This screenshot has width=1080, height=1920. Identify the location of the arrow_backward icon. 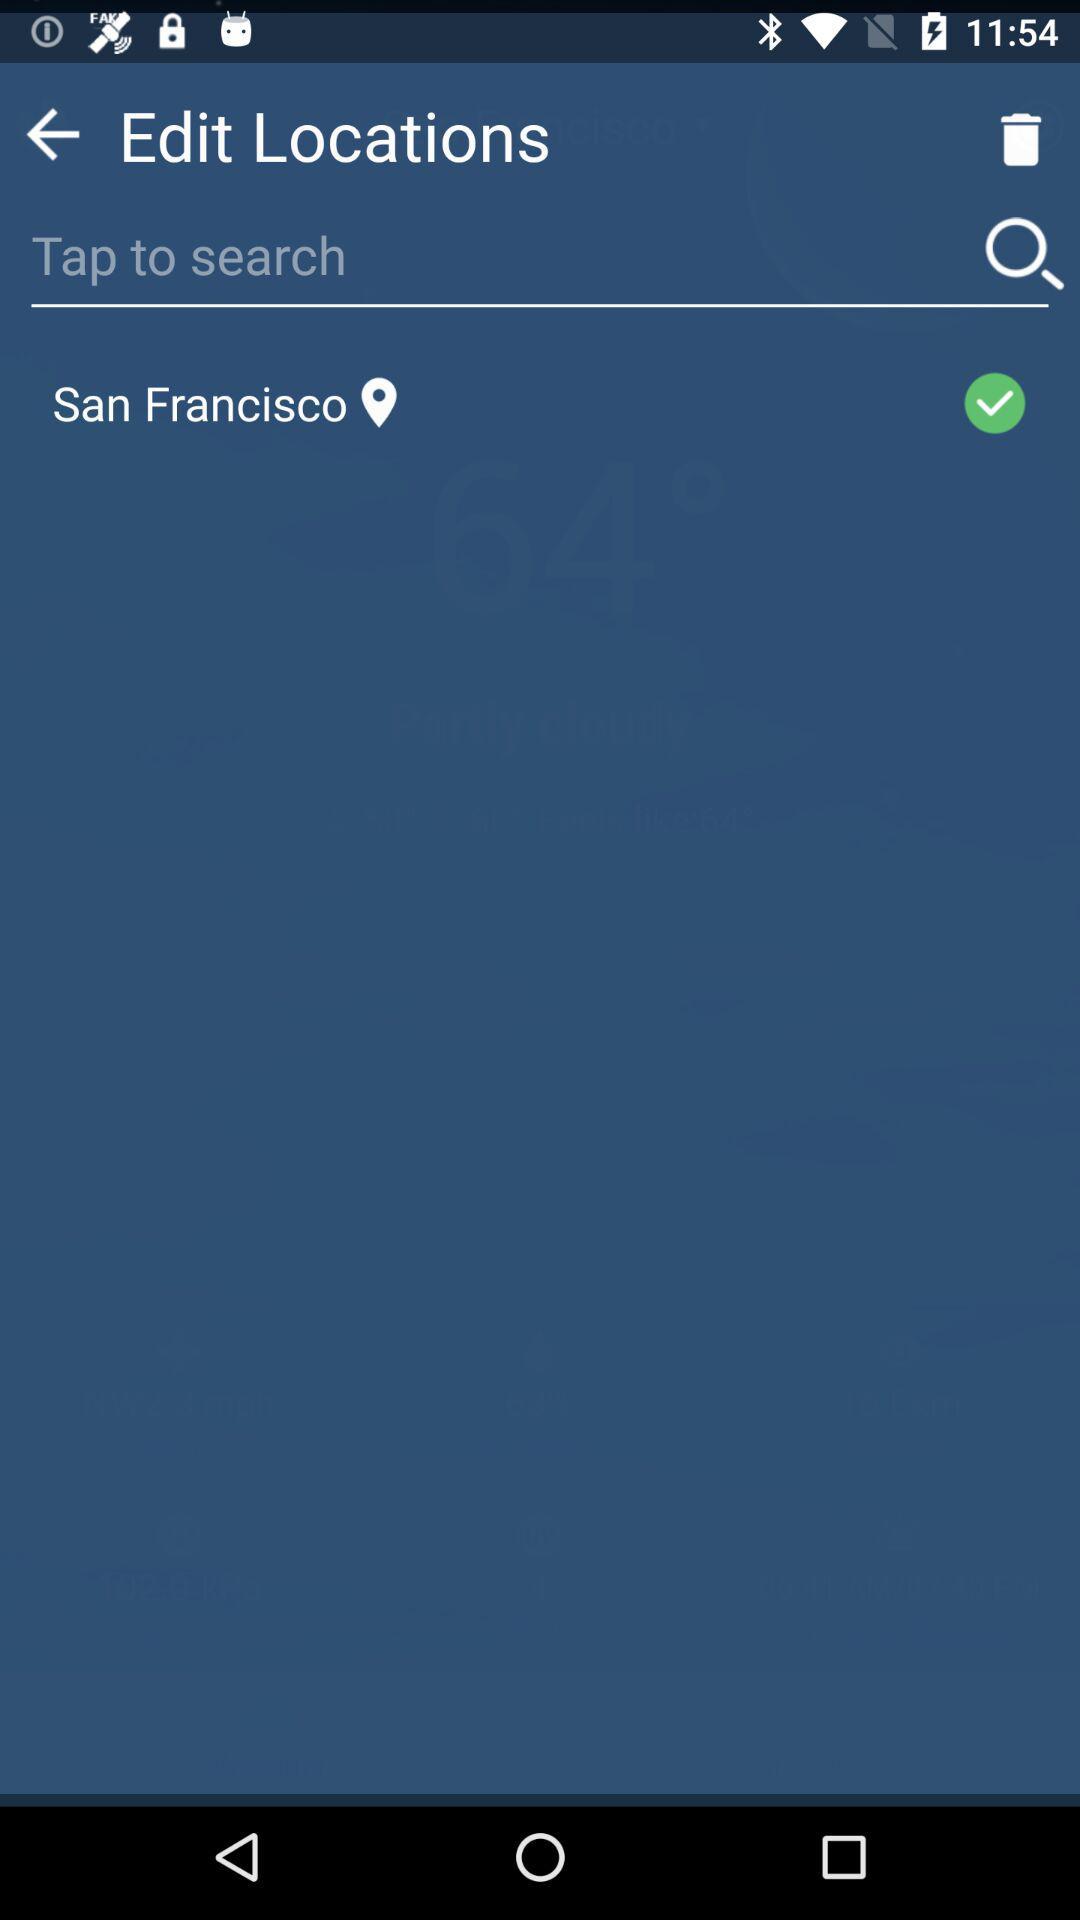
(51, 120).